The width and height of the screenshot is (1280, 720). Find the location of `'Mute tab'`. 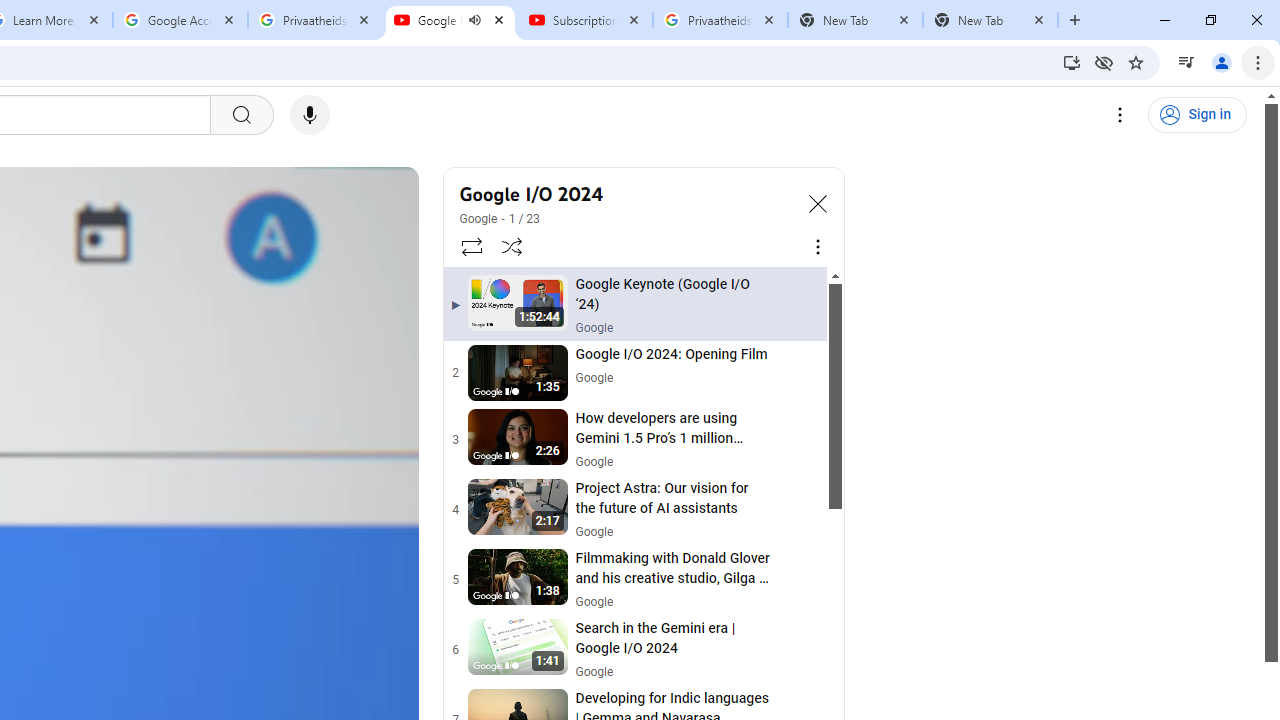

'Mute tab' is located at coordinates (473, 20).